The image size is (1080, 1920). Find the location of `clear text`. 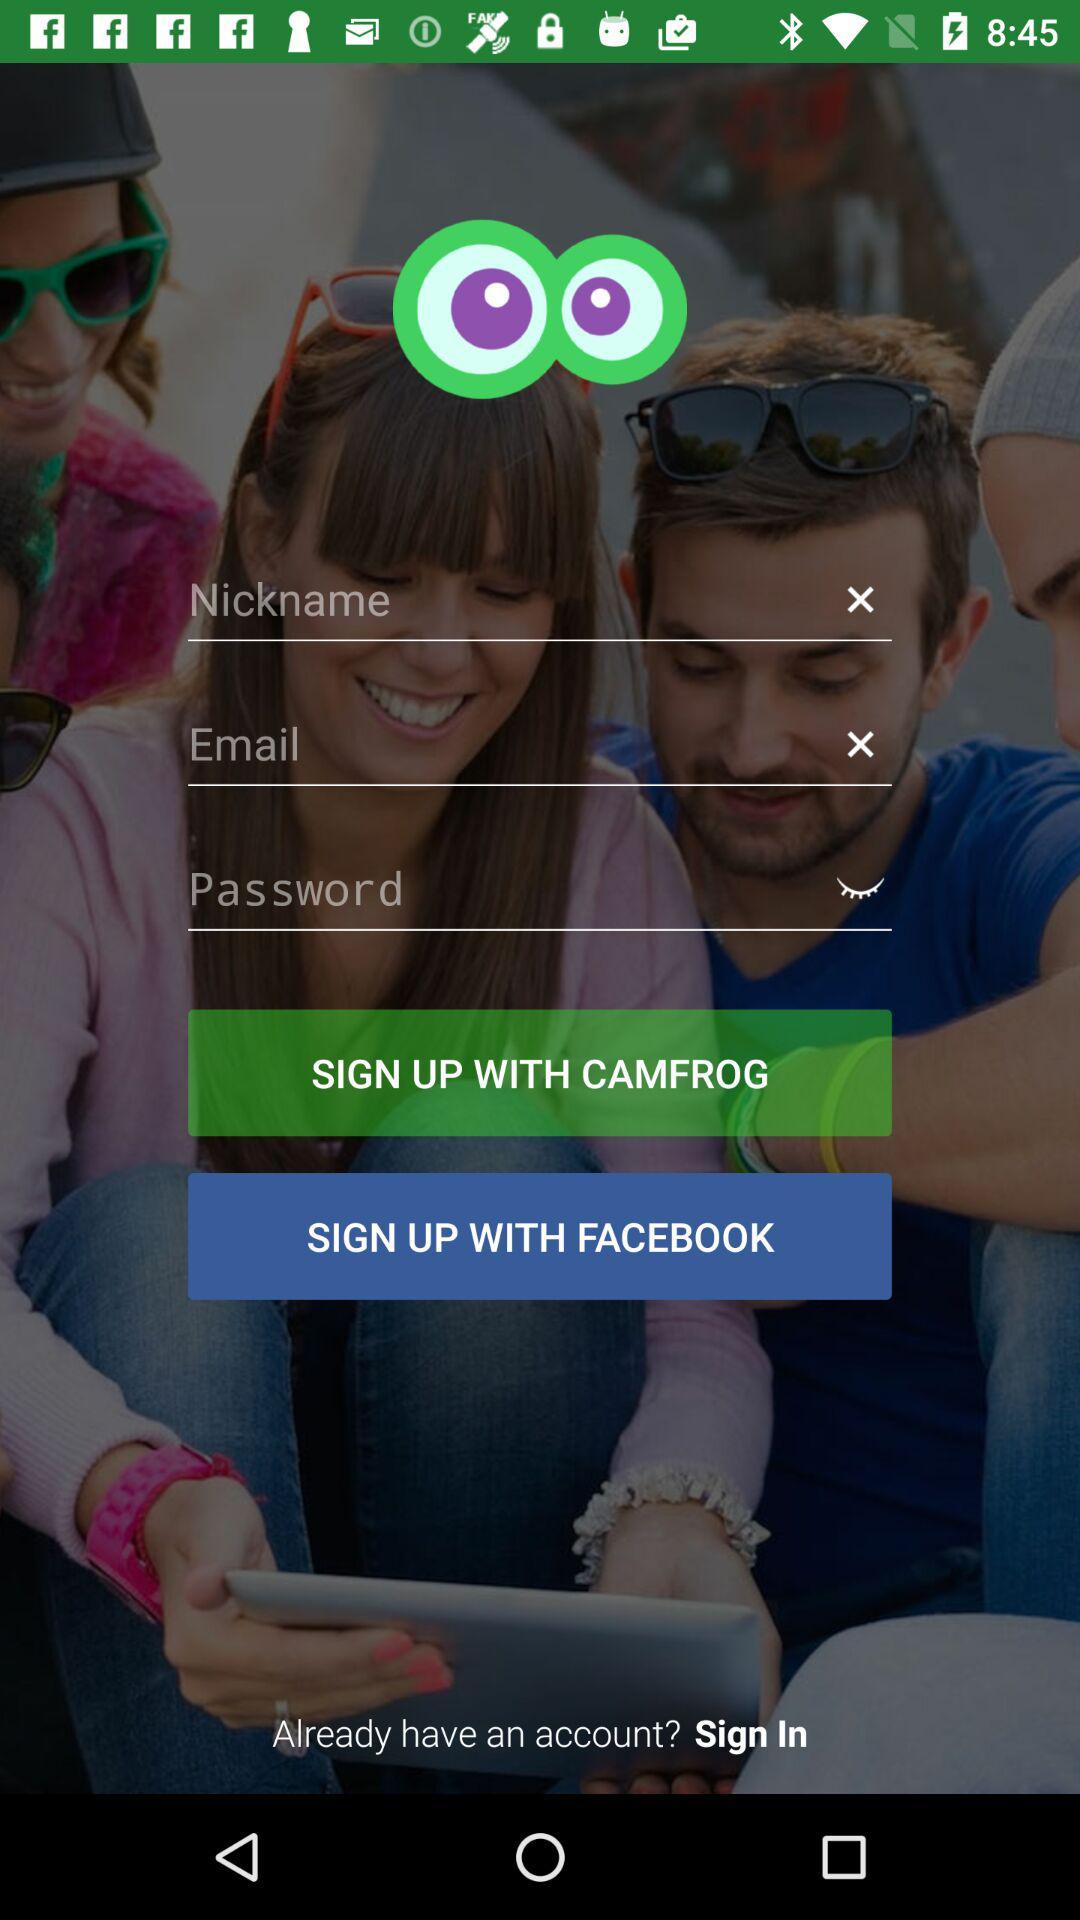

clear text is located at coordinates (859, 743).